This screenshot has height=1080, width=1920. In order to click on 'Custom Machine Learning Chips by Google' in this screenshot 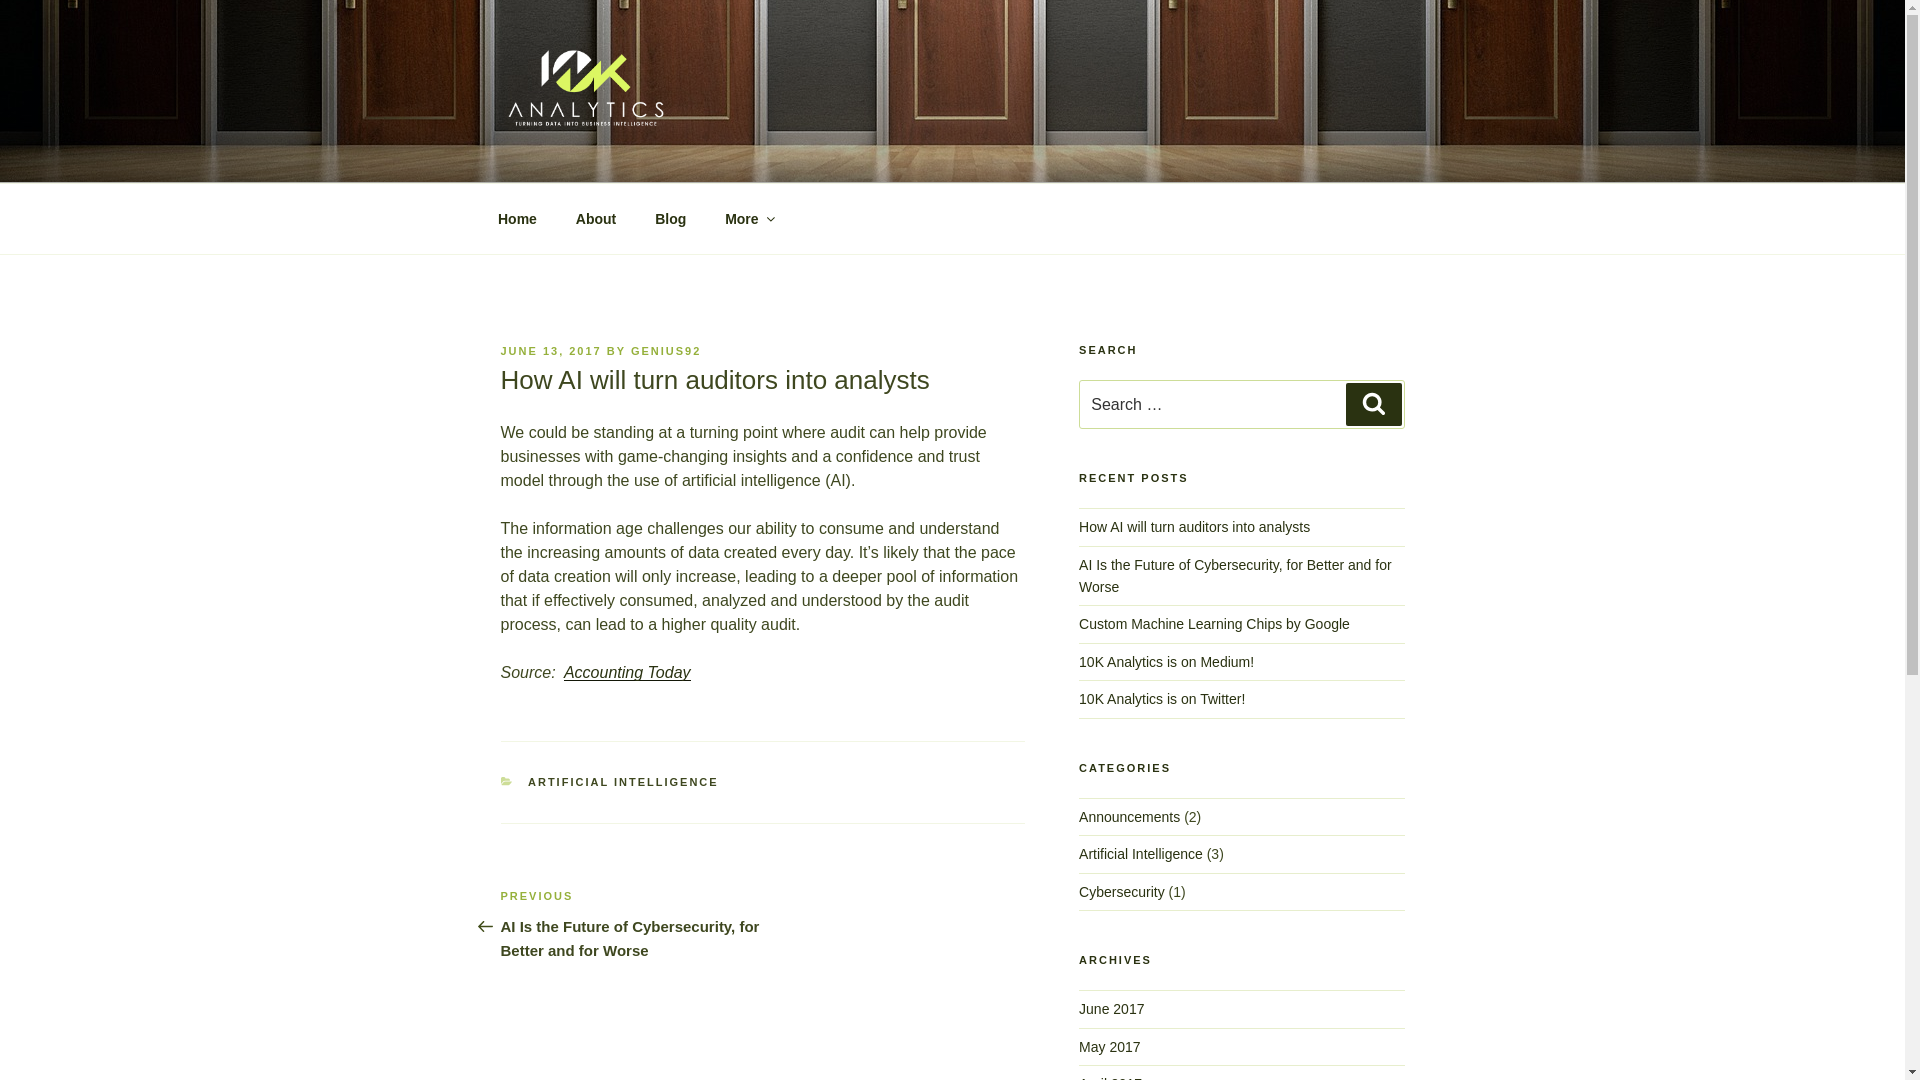, I will do `click(1213, 623)`.